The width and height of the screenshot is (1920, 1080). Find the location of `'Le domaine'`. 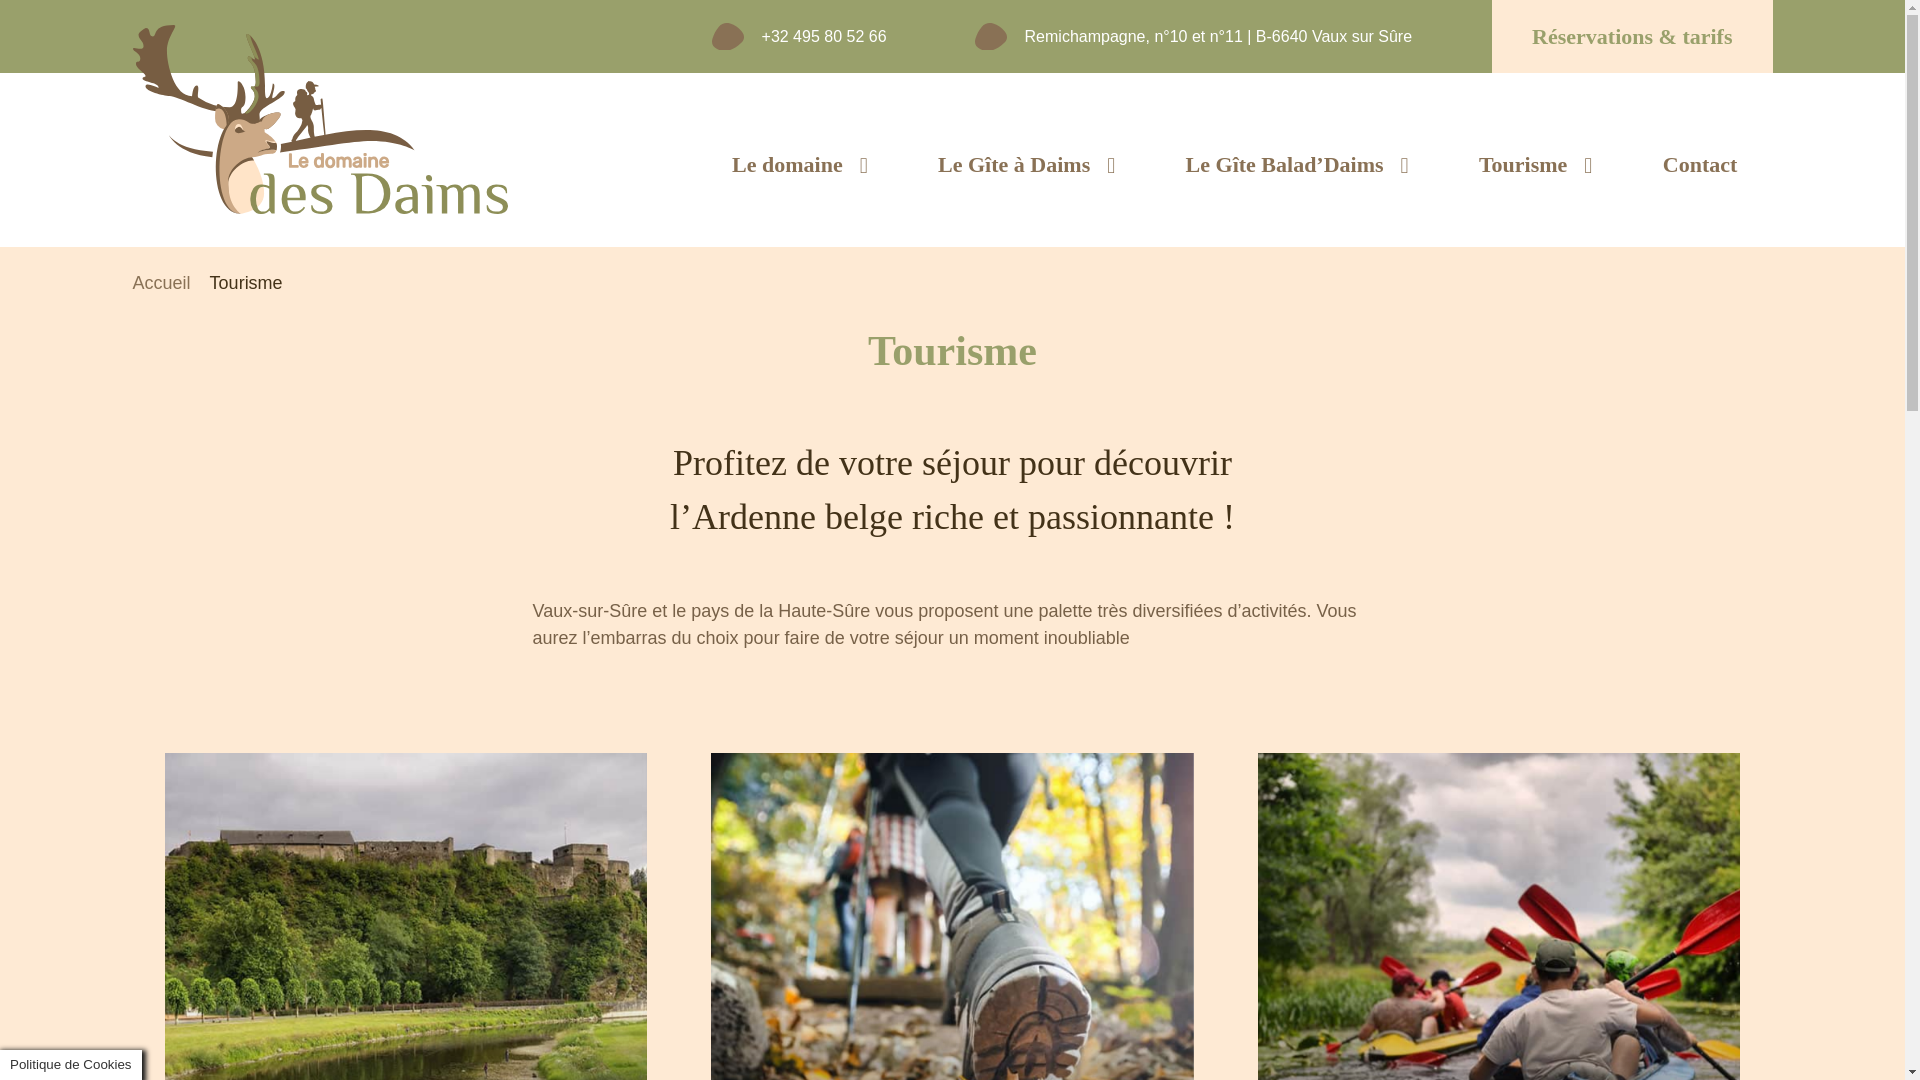

'Le domaine' is located at coordinates (800, 164).